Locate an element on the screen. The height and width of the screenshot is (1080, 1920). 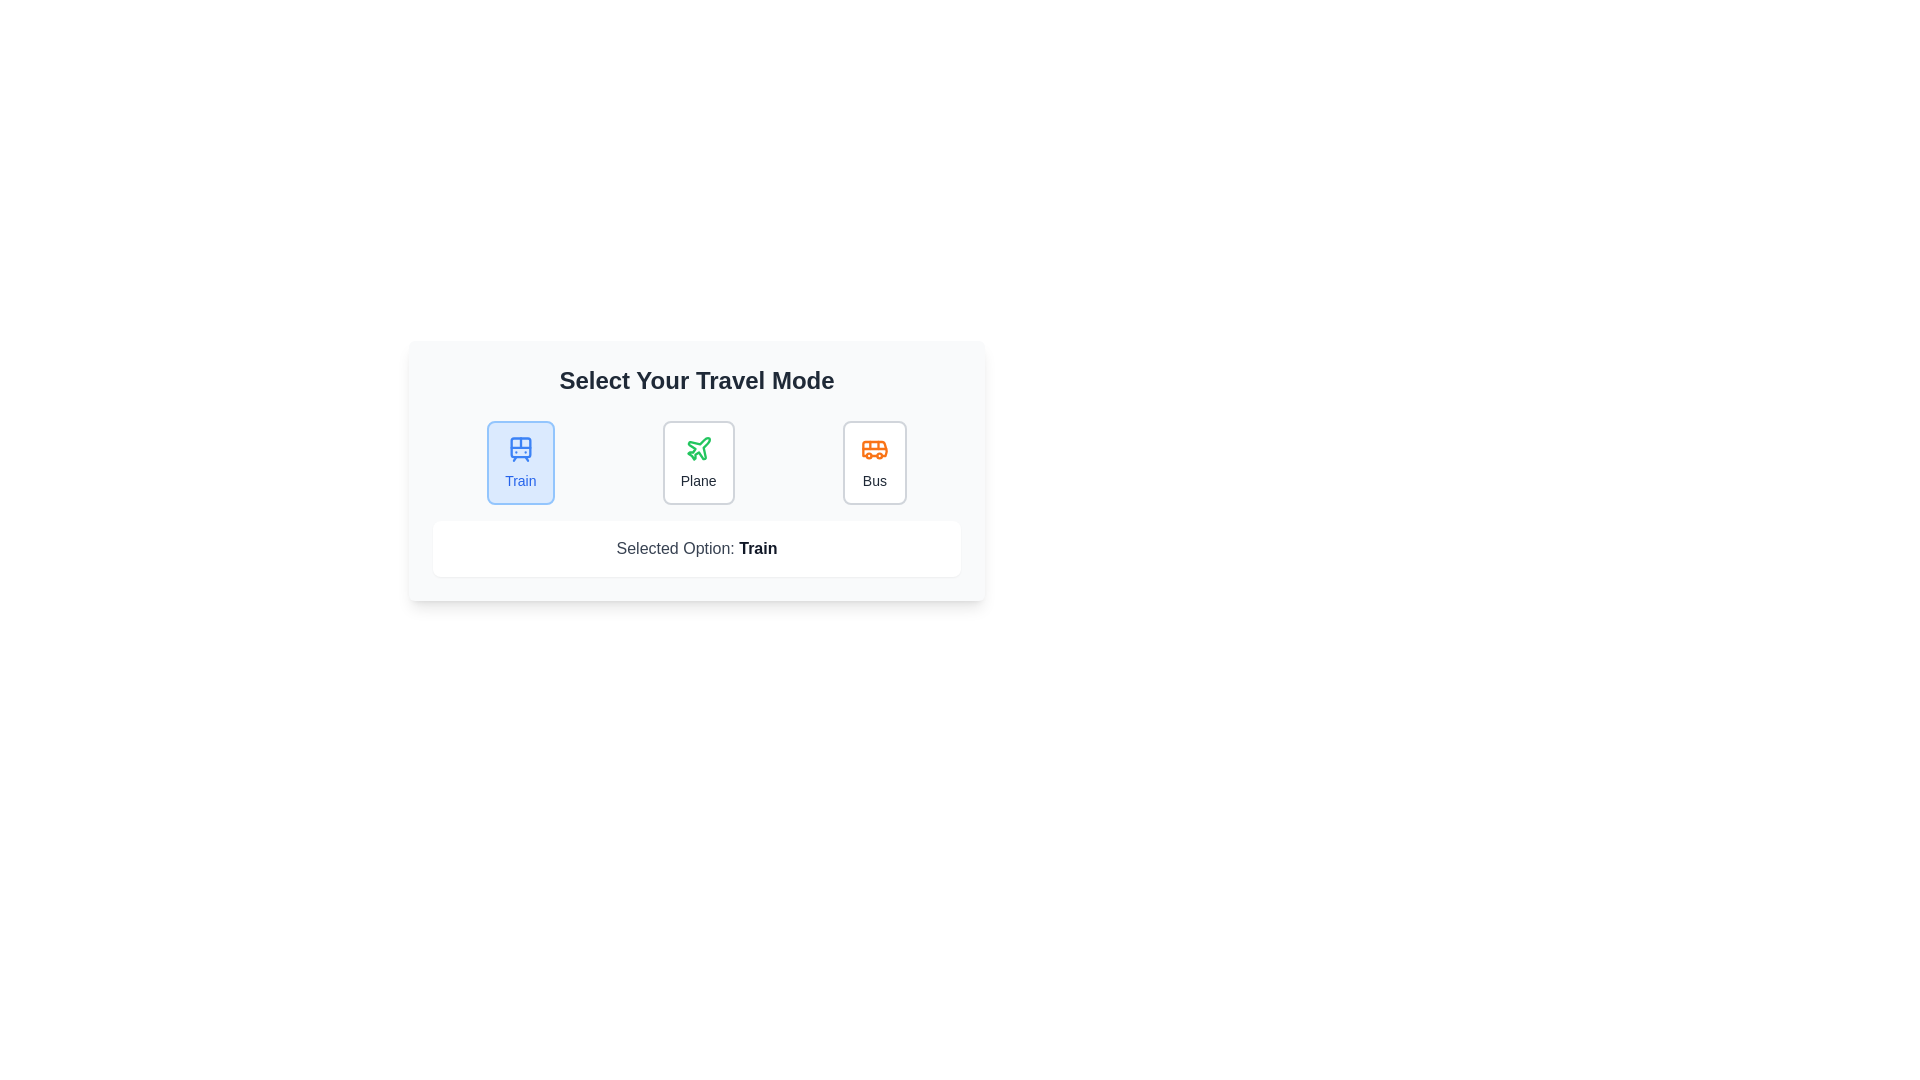
the text label displaying 'Train', which is located below the train icon in the travel mode selection button group is located at coordinates (520, 481).